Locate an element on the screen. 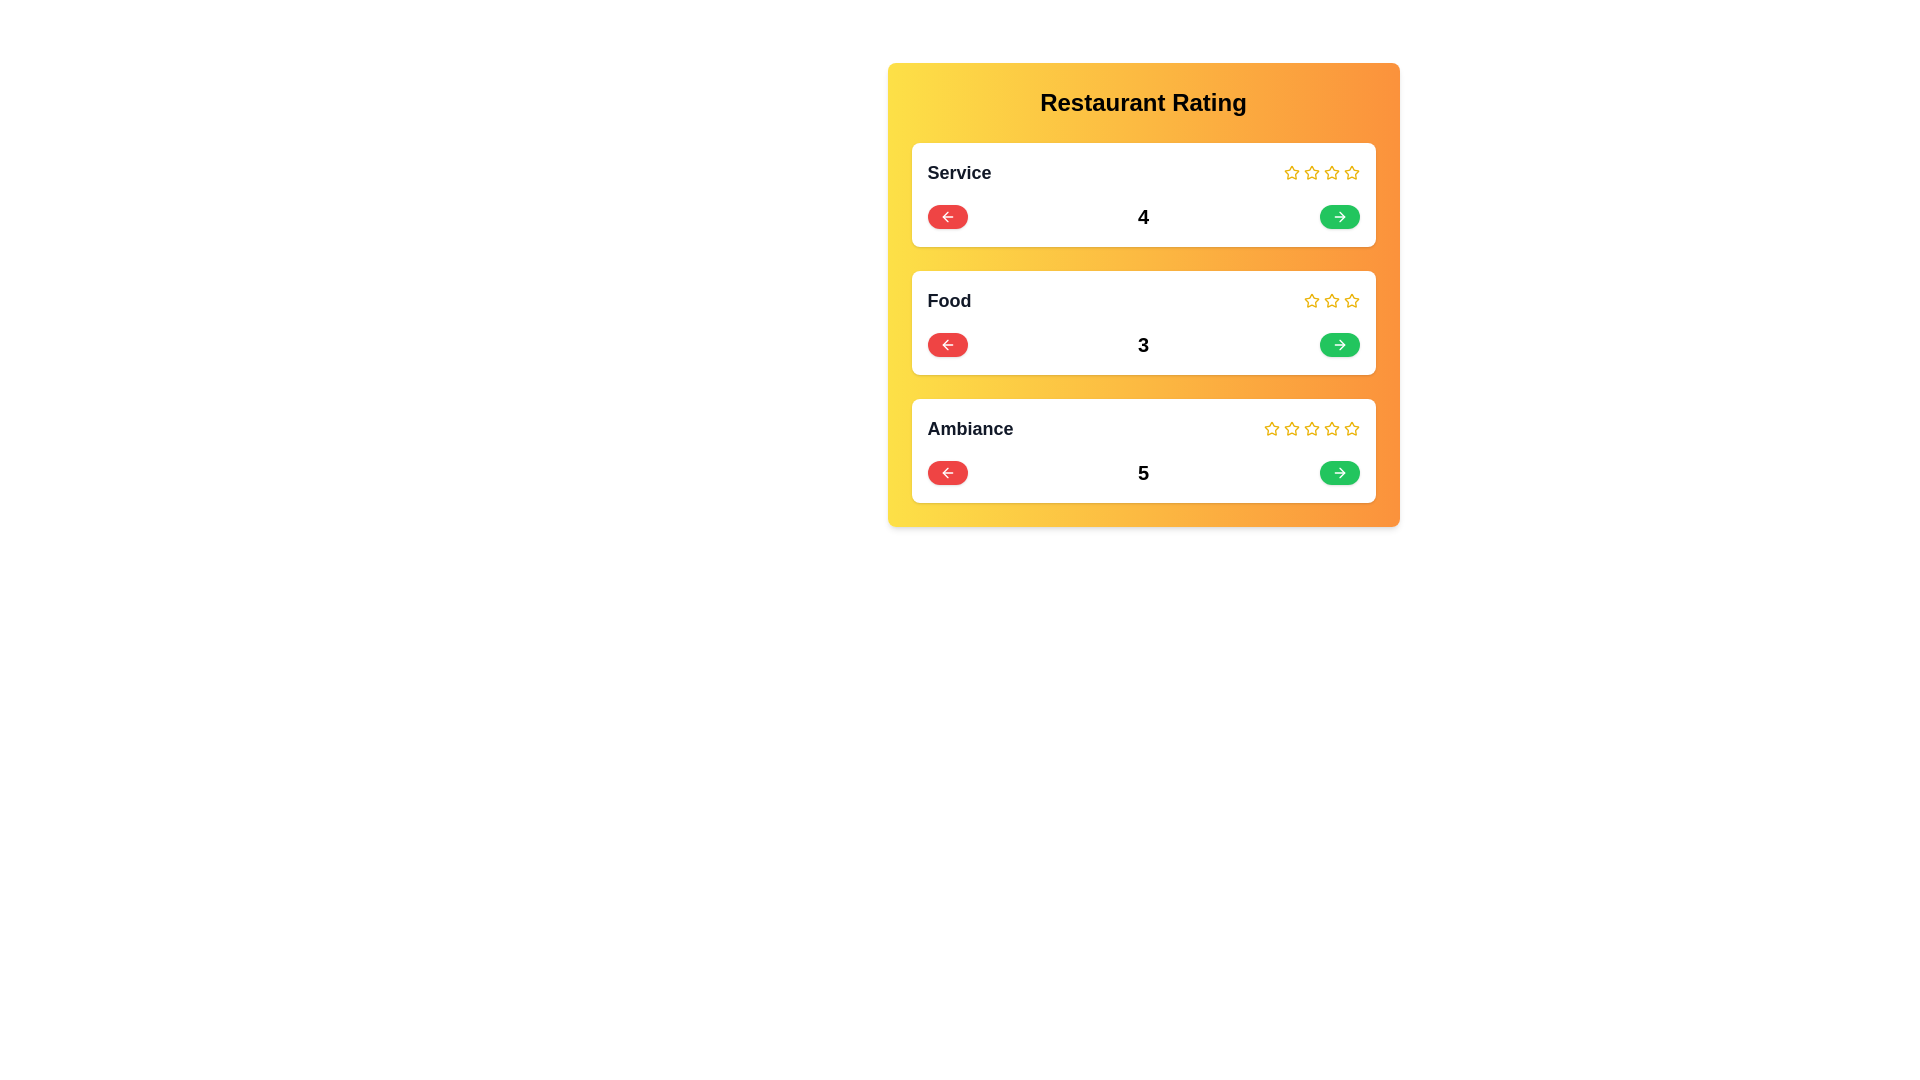 The height and width of the screenshot is (1080, 1920). the first solid yellow star in the service rating row is located at coordinates (1291, 171).